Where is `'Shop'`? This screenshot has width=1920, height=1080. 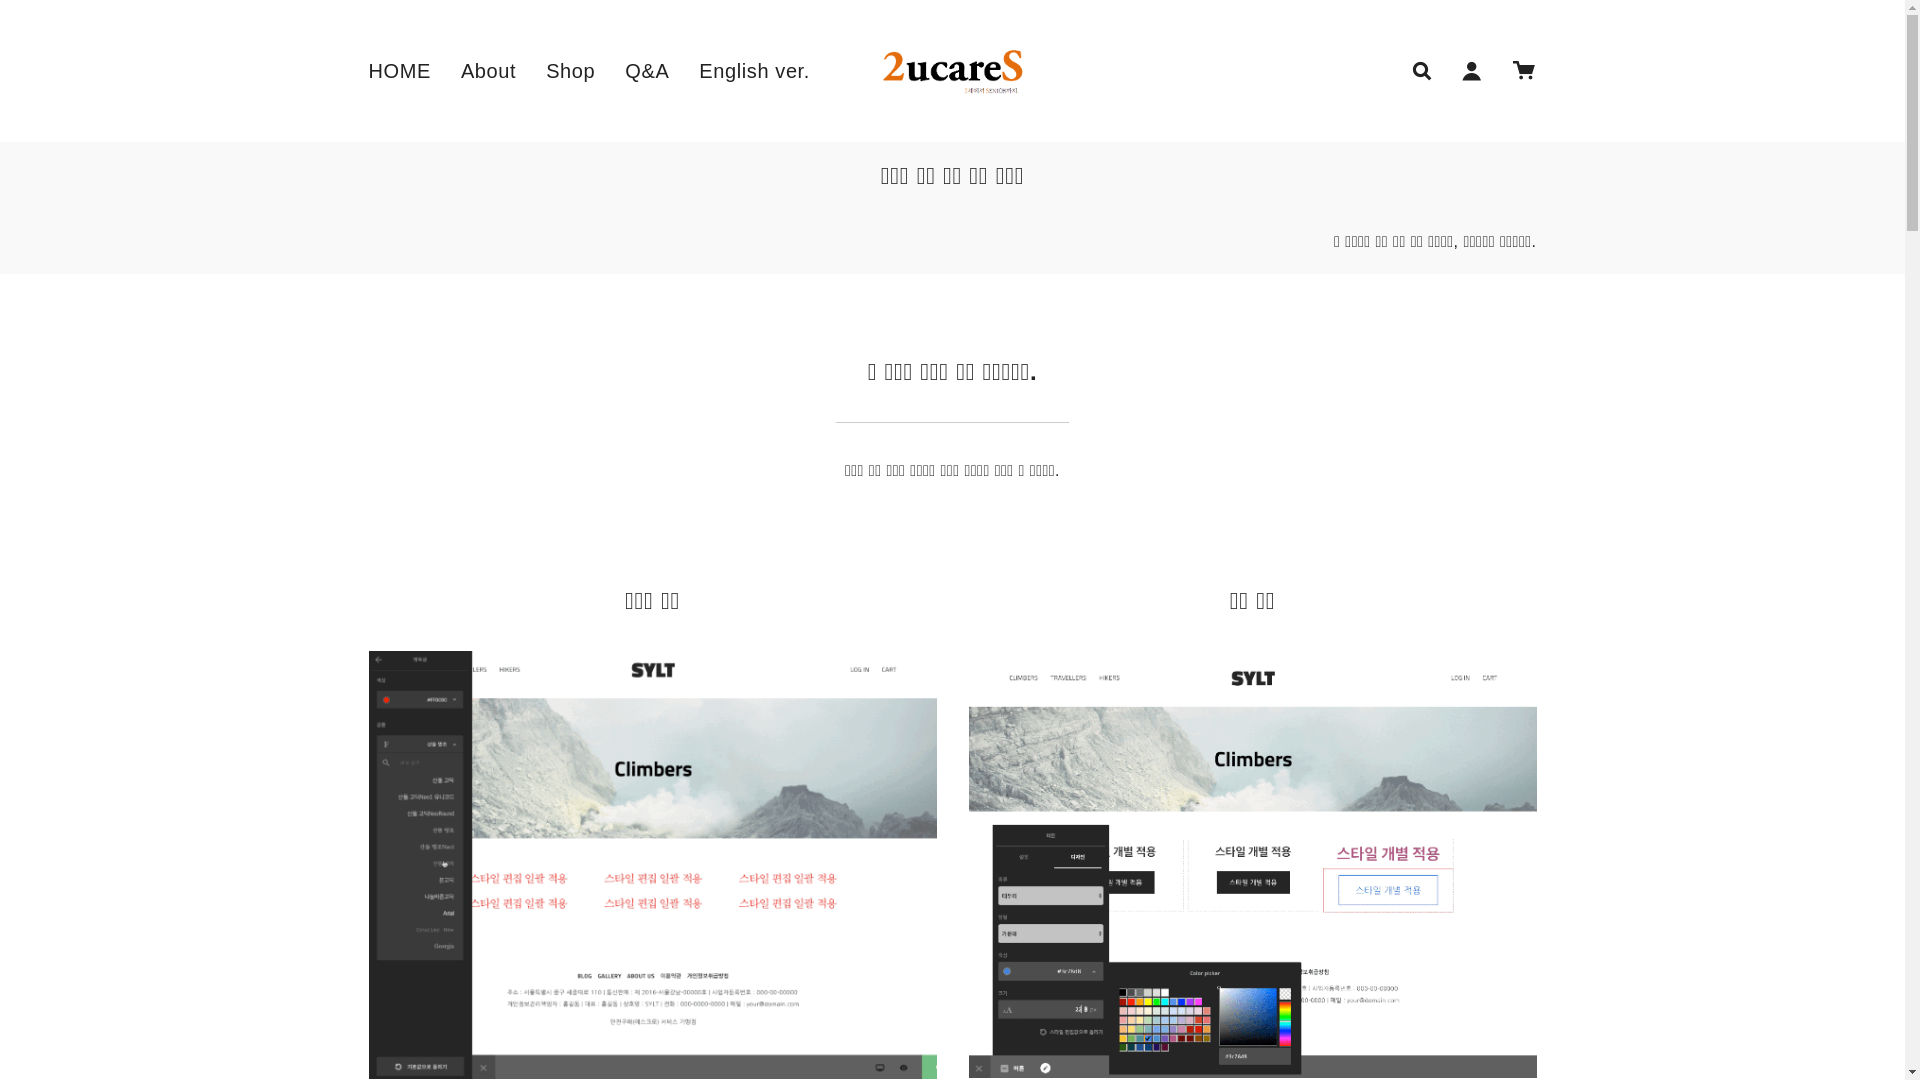 'Shop' is located at coordinates (569, 69).